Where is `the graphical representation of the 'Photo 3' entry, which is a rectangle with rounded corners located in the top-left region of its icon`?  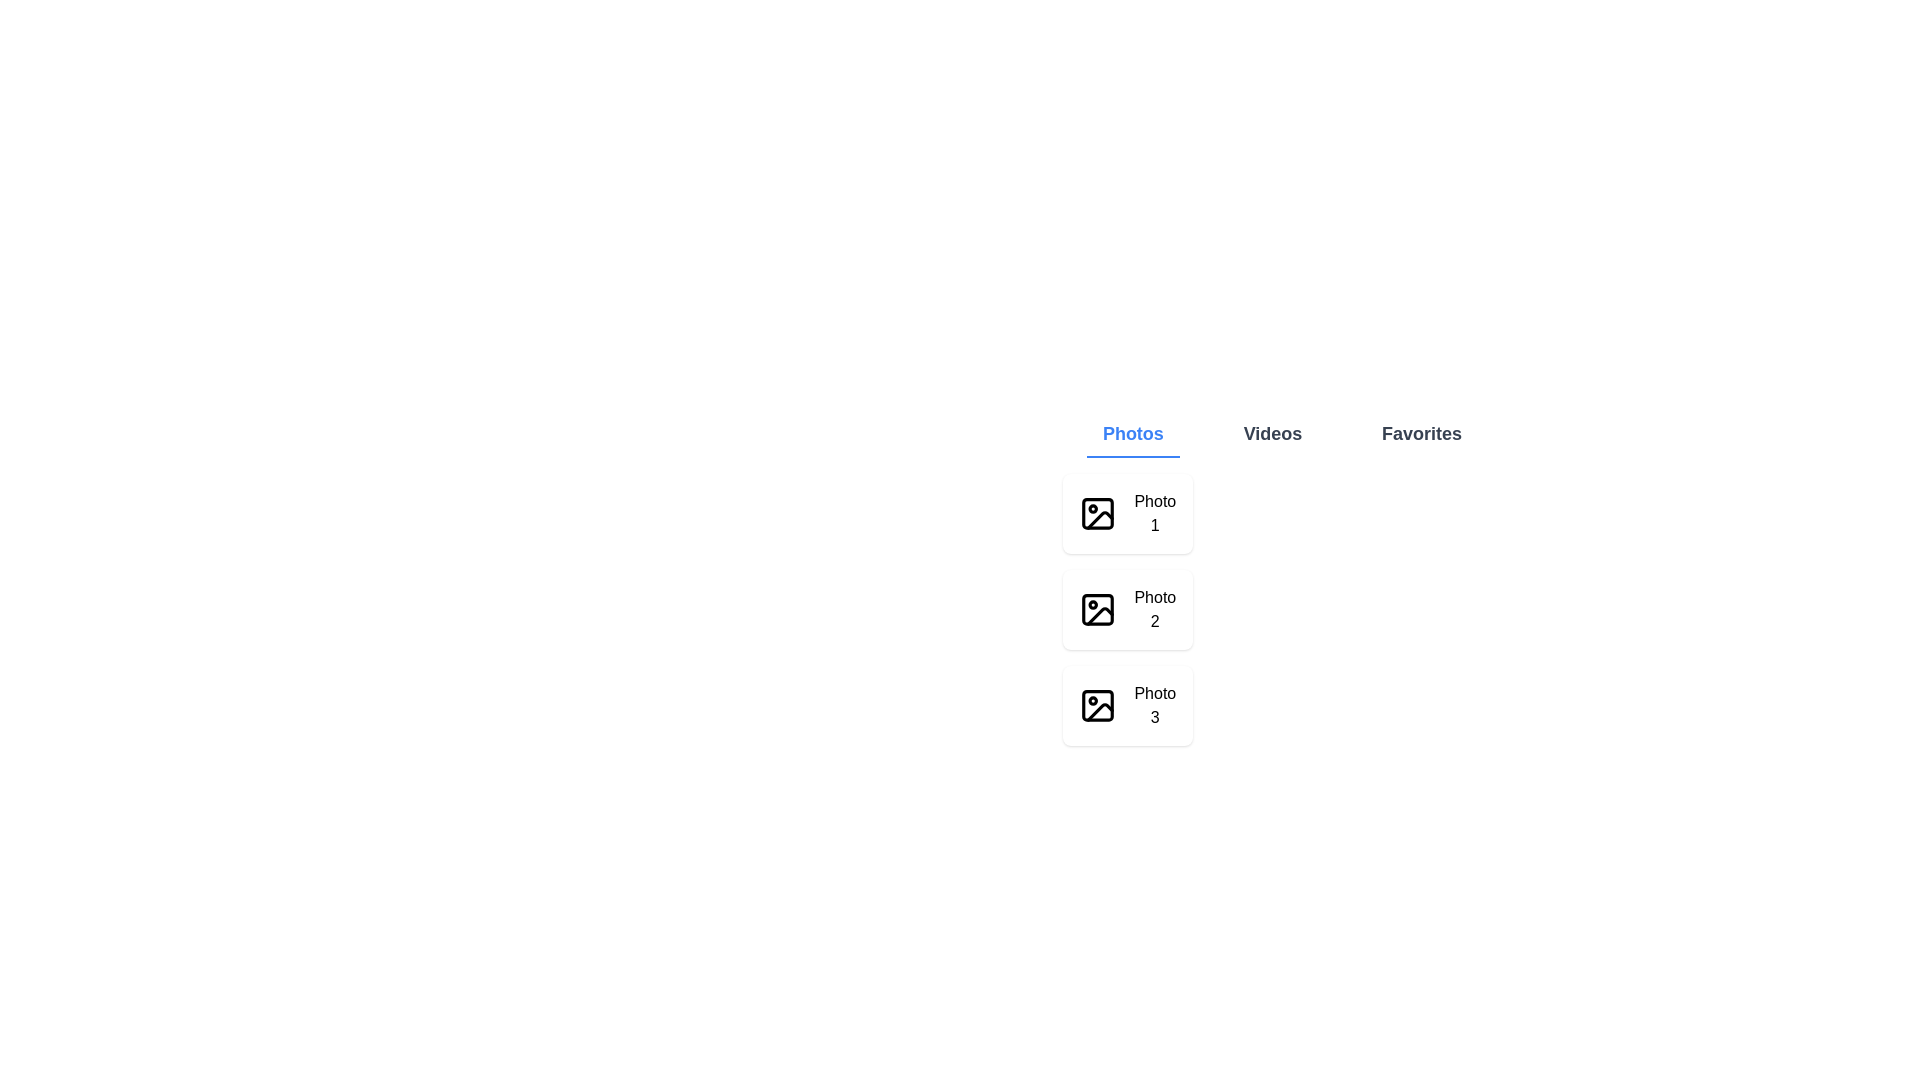
the graphical representation of the 'Photo 3' entry, which is a rectangle with rounded corners located in the top-left region of its icon is located at coordinates (1097, 704).